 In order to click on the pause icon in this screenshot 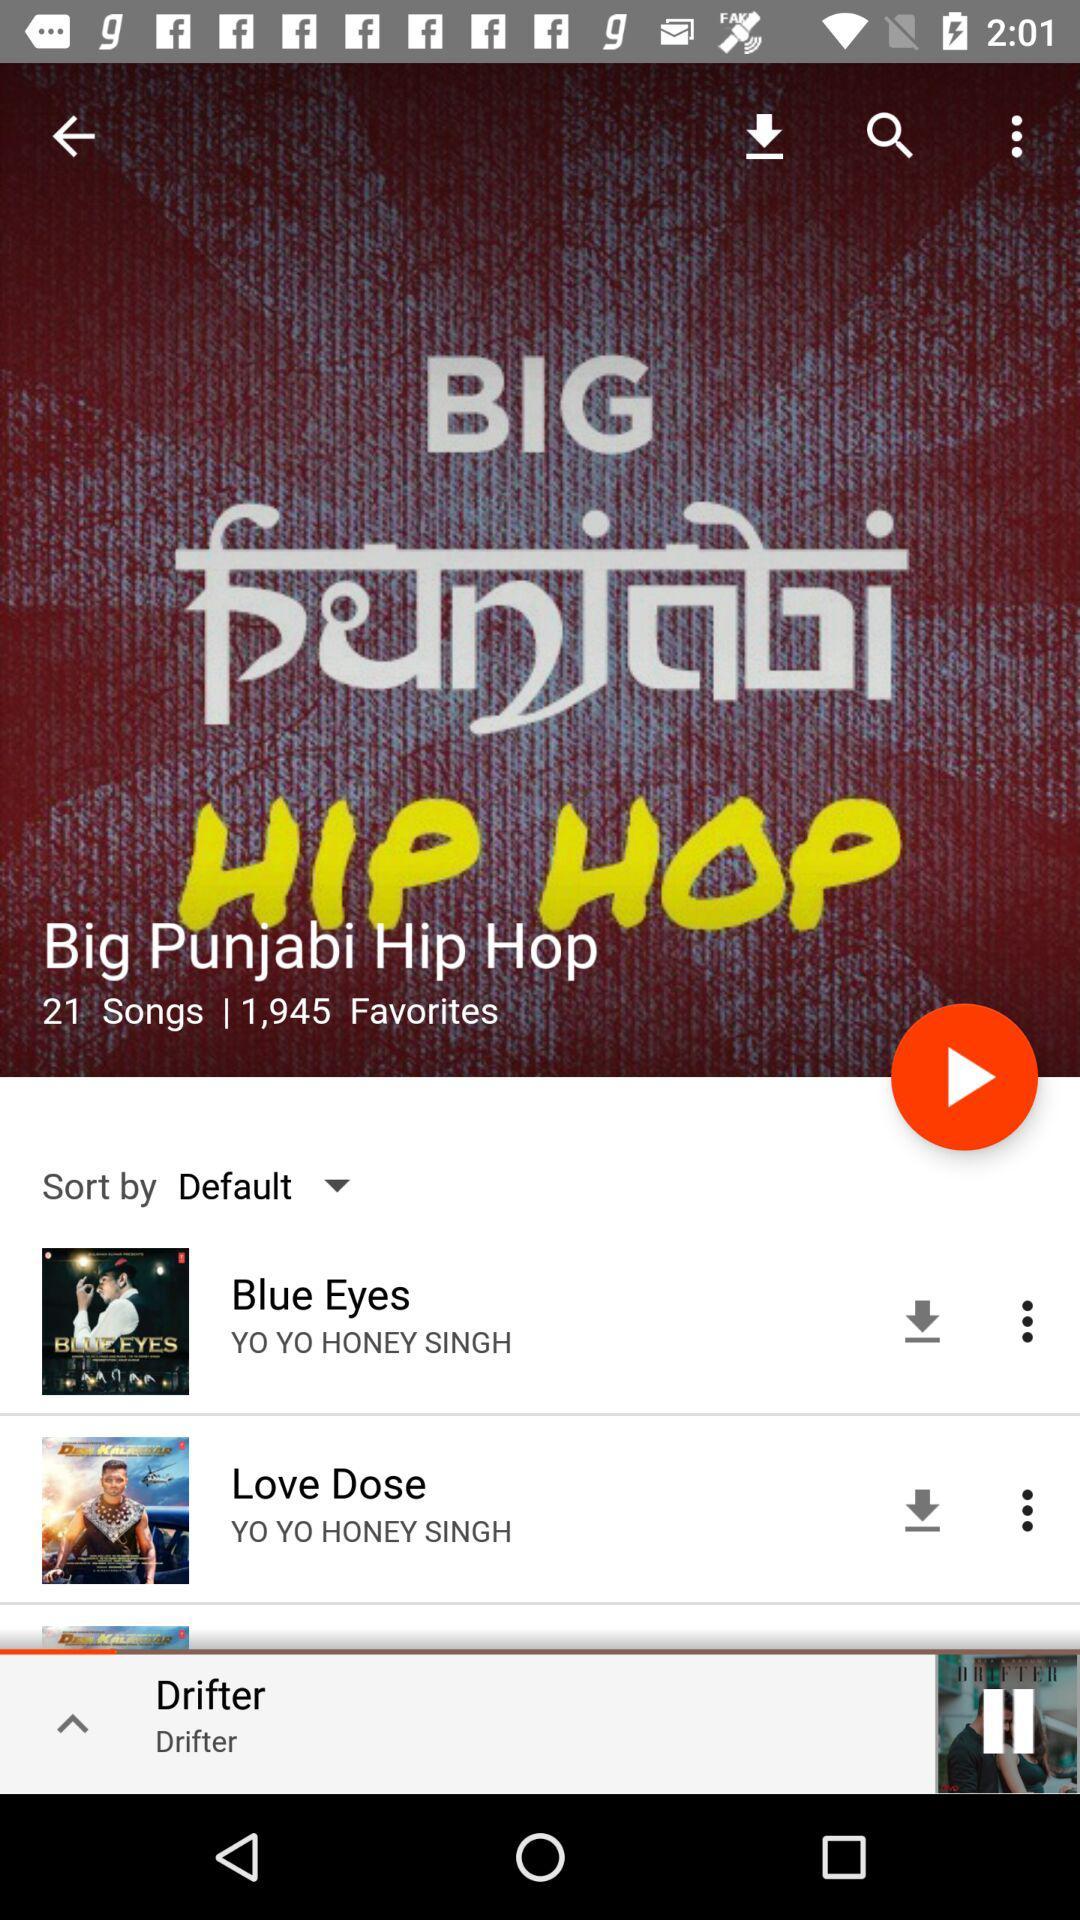, I will do `click(1007, 1720)`.